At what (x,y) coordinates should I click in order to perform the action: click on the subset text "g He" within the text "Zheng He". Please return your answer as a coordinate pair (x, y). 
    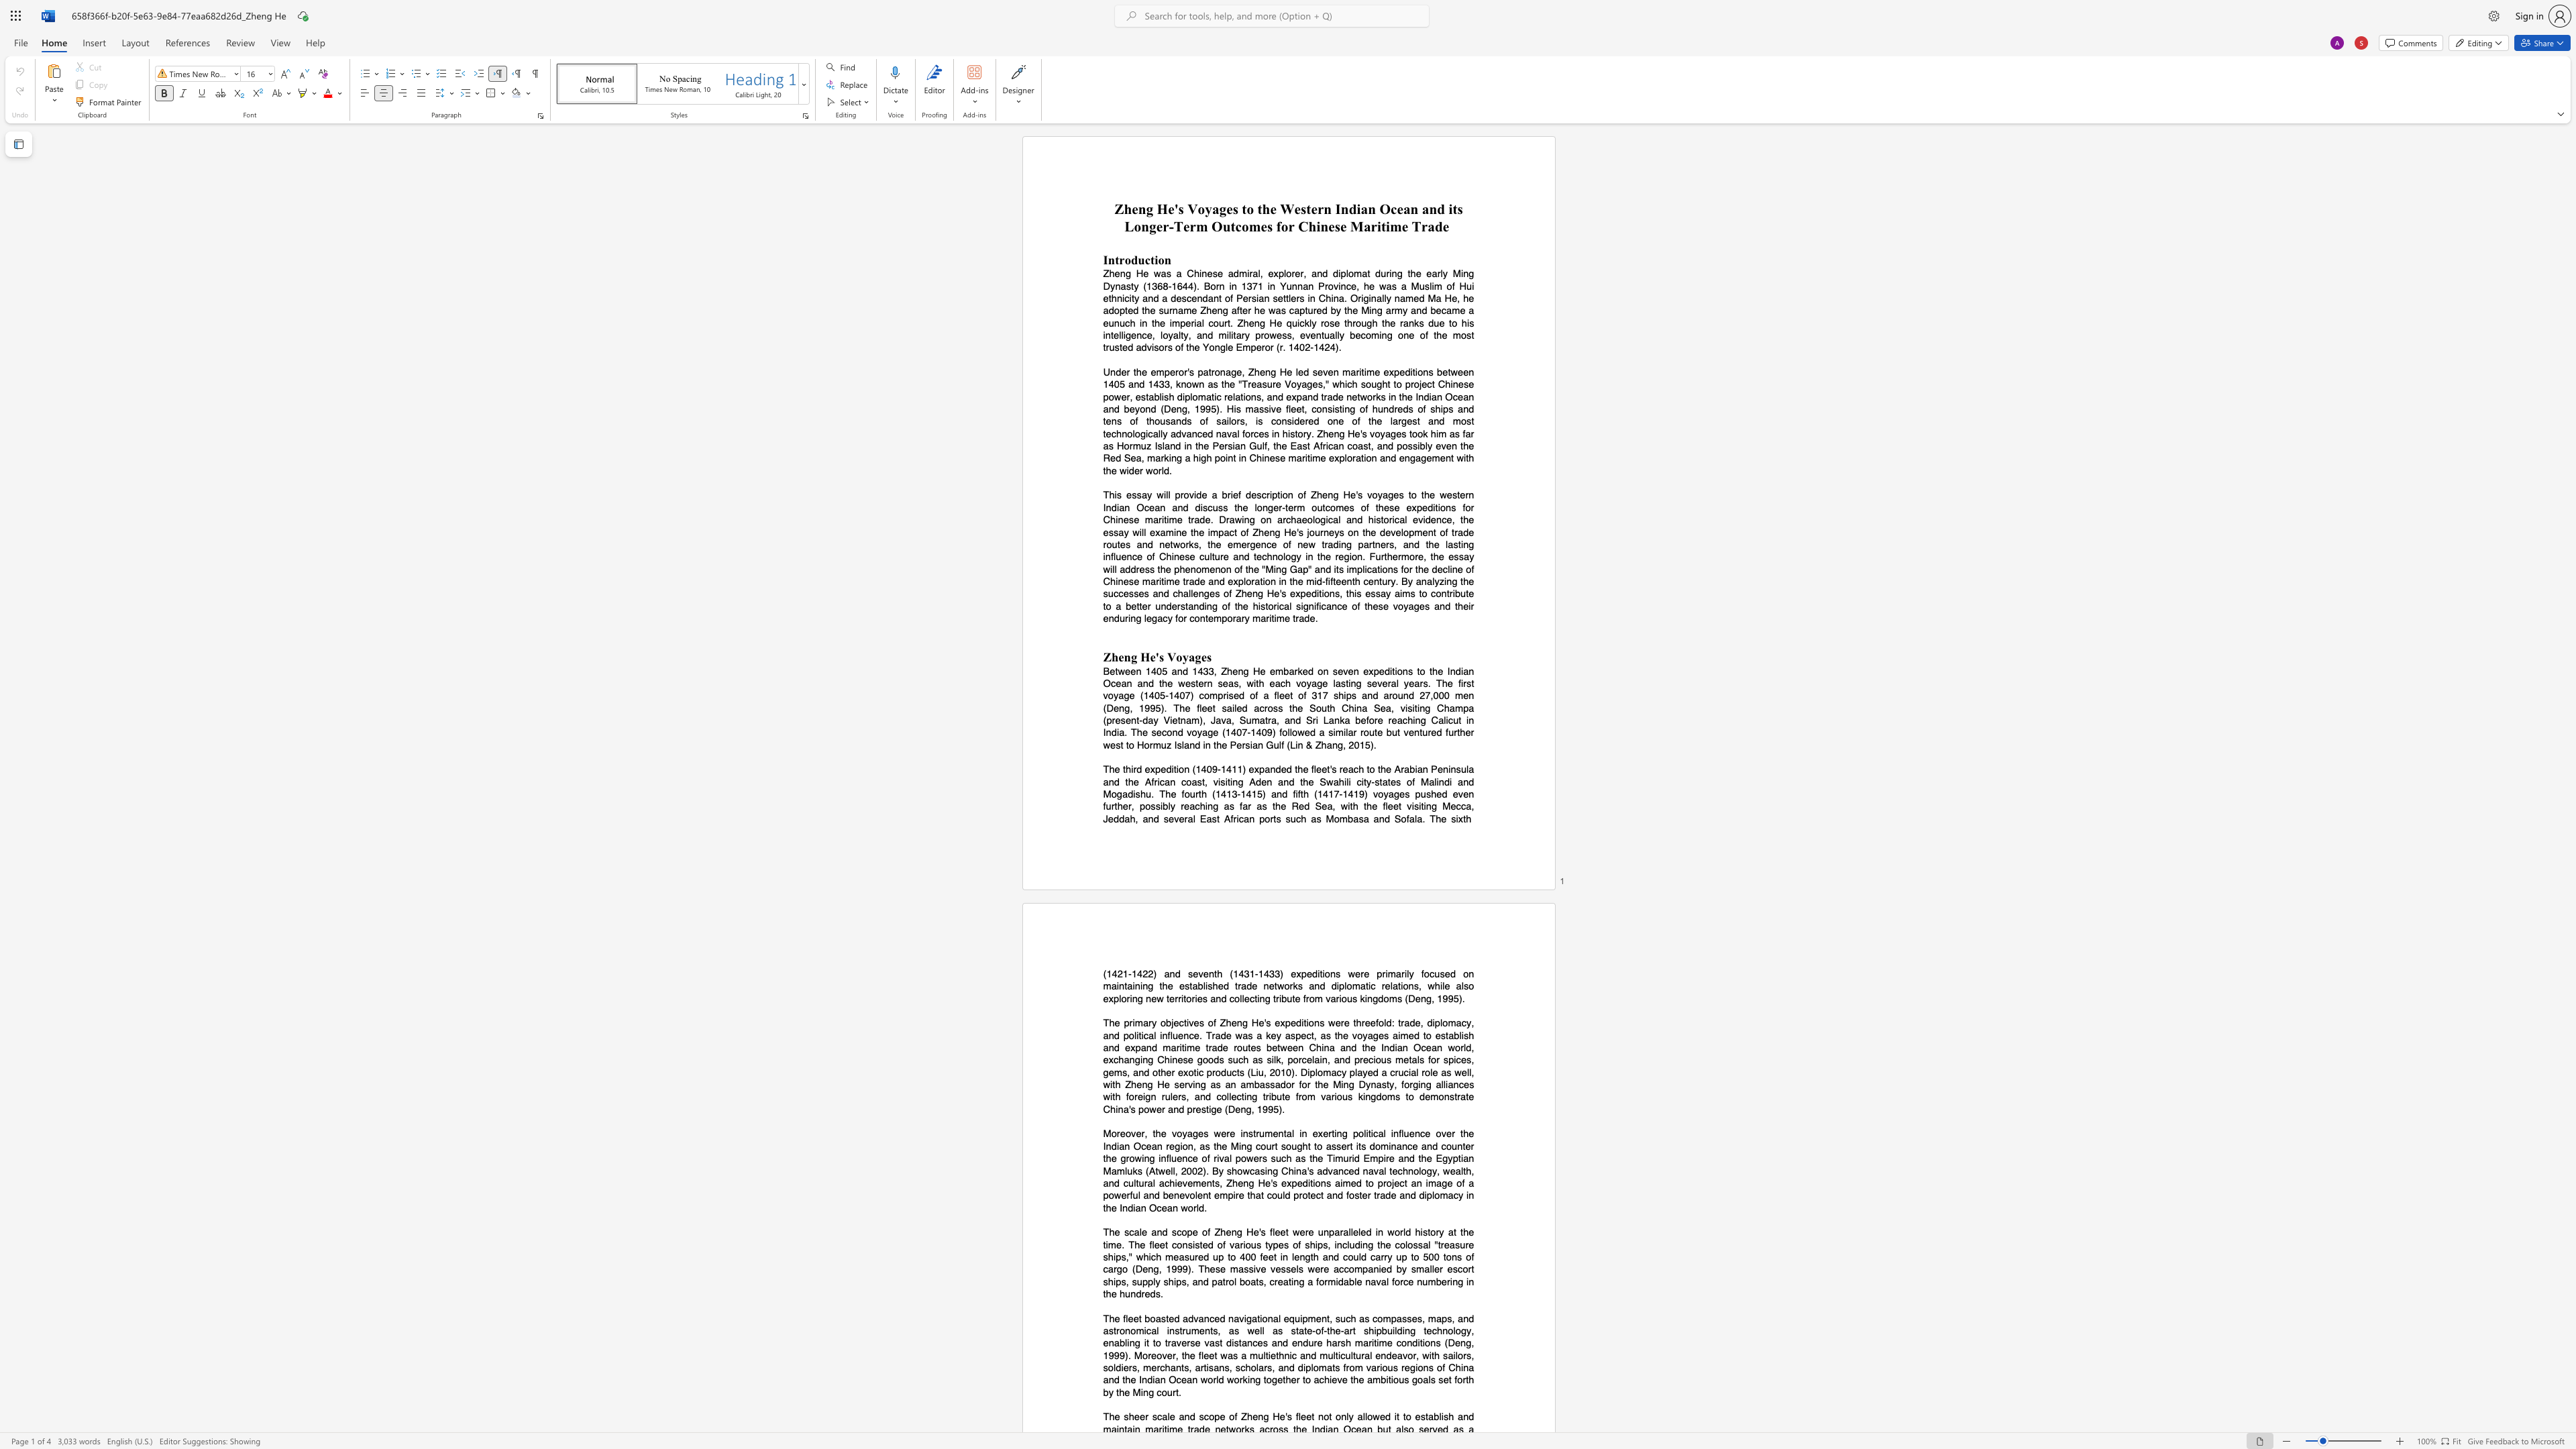
    Looking at the image, I should click on (1145, 209).